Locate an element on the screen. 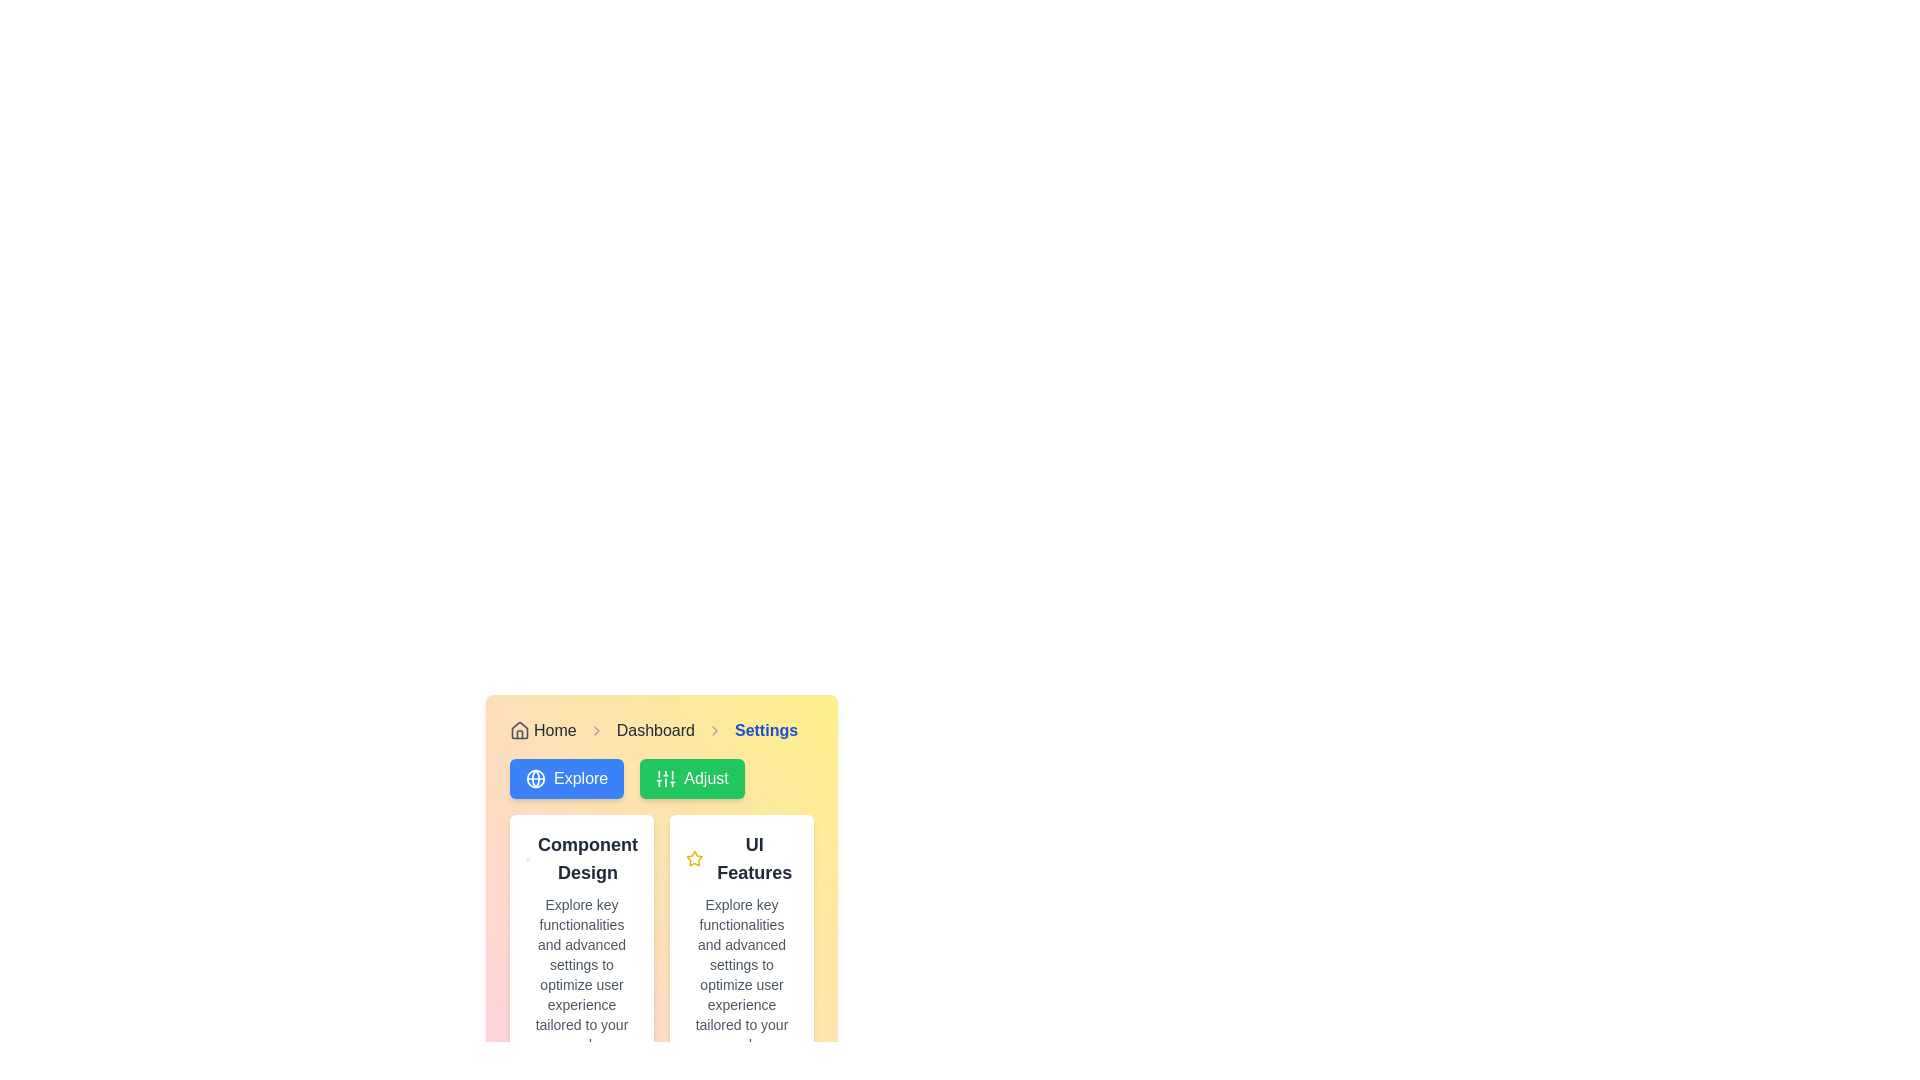 The width and height of the screenshot is (1920, 1080). the descriptive text element that details the various functions and adjustable settings for optimizing user experiences, located beneath the title 'Component Design' and above the 'Learn More' button is located at coordinates (580, 974).